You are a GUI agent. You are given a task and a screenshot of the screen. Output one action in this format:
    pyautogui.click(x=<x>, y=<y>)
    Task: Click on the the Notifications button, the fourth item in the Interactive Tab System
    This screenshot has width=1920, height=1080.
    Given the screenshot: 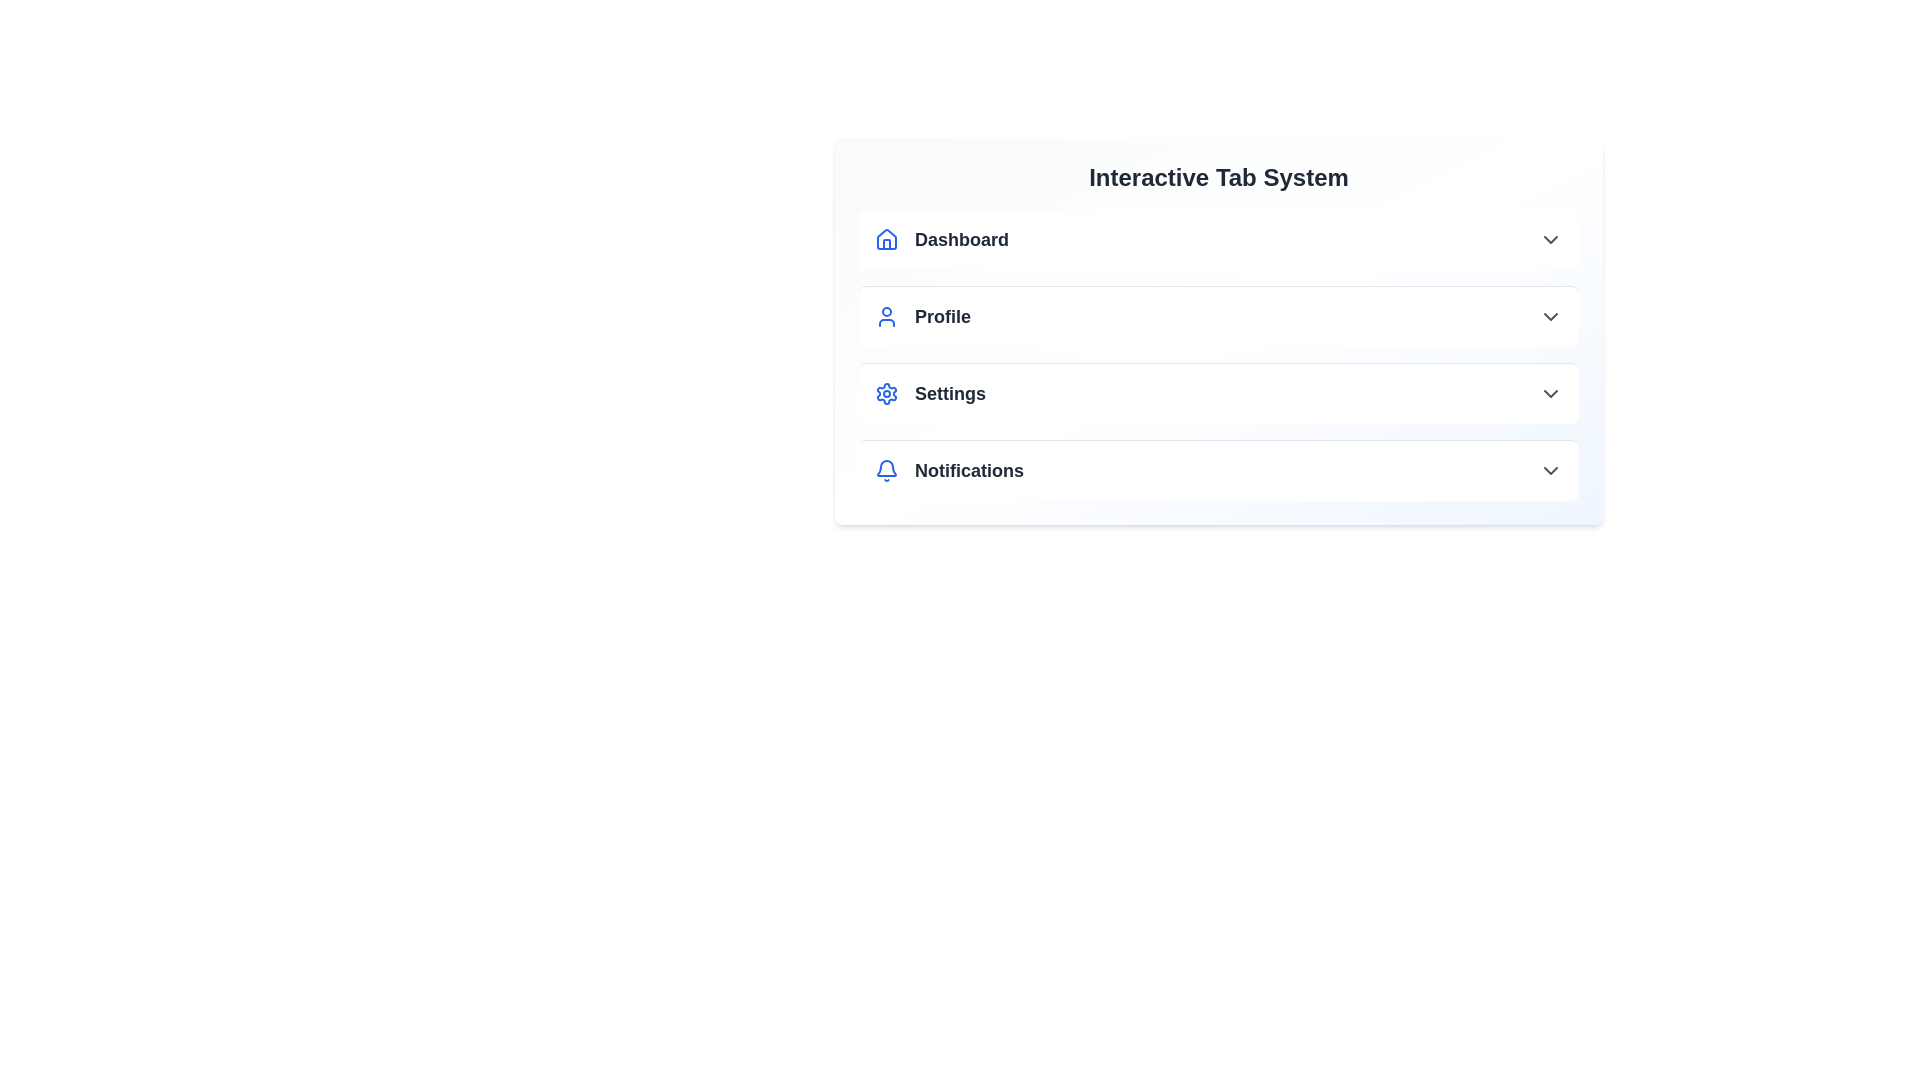 What is the action you would take?
    pyautogui.click(x=1218, y=470)
    